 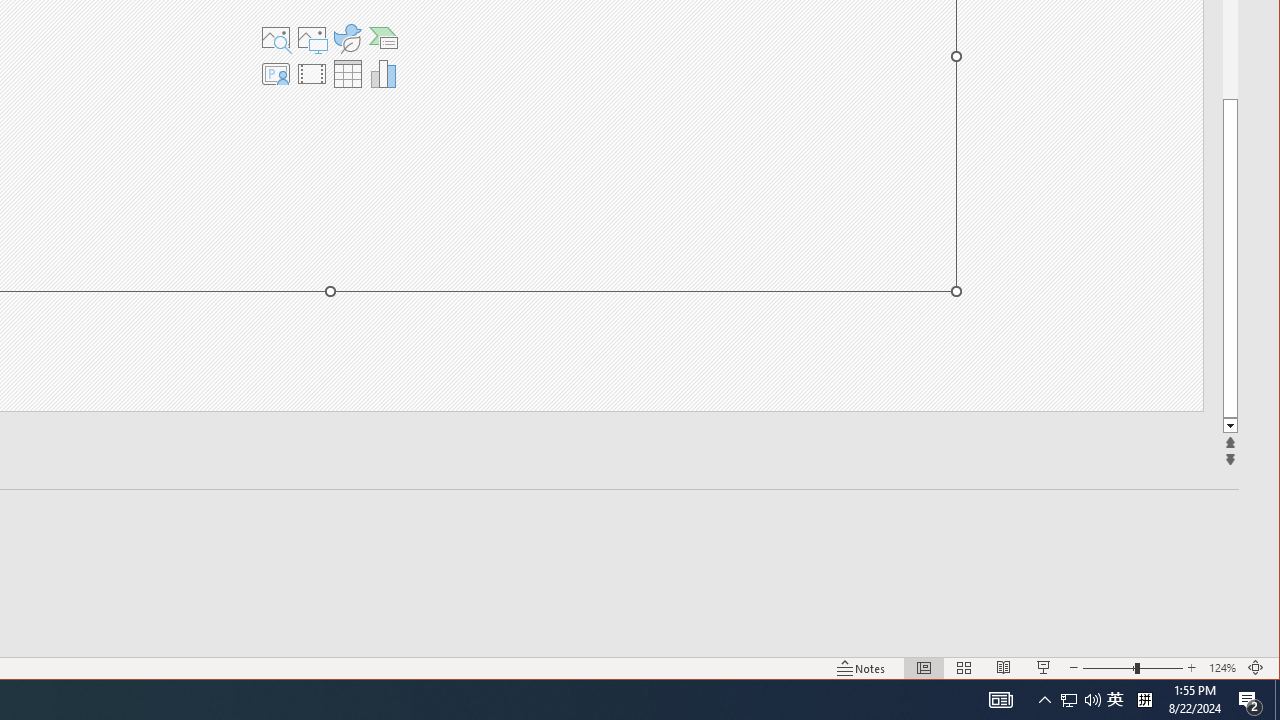 I want to click on 'Insert a SmartArt Graphic', so click(x=384, y=38).